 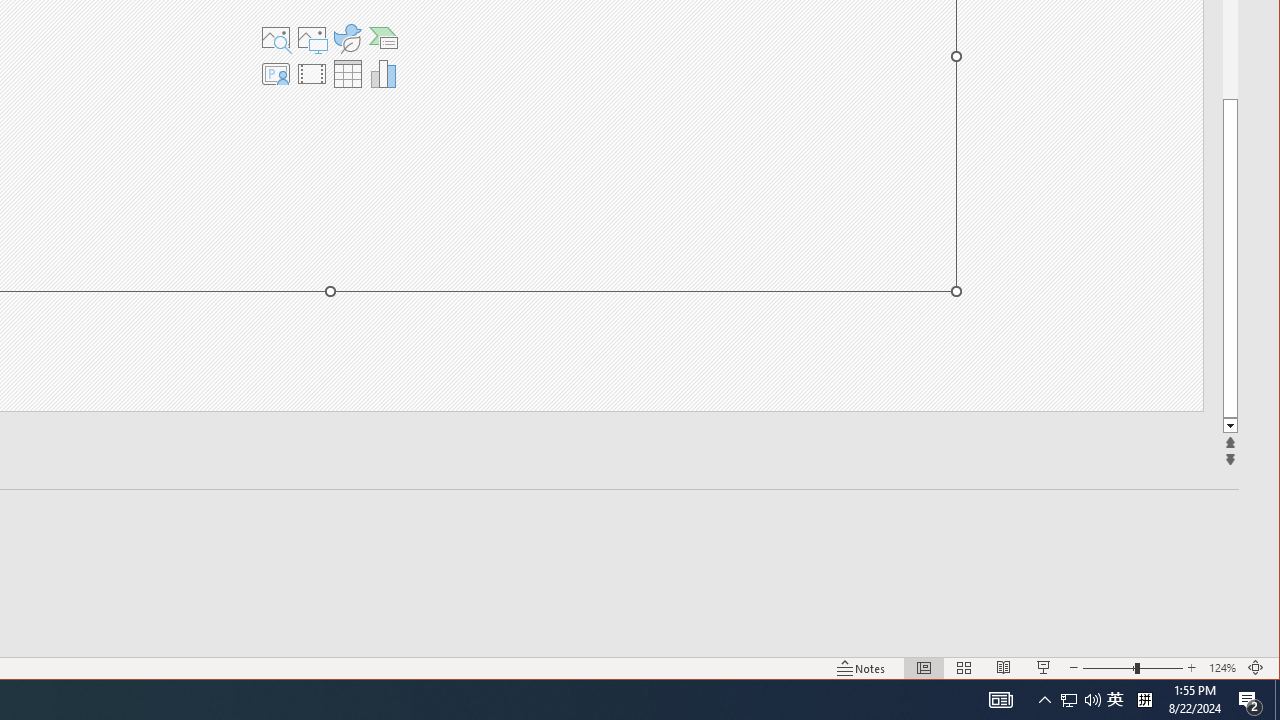 I want to click on 'Insert a SmartArt Graphic', so click(x=384, y=38).